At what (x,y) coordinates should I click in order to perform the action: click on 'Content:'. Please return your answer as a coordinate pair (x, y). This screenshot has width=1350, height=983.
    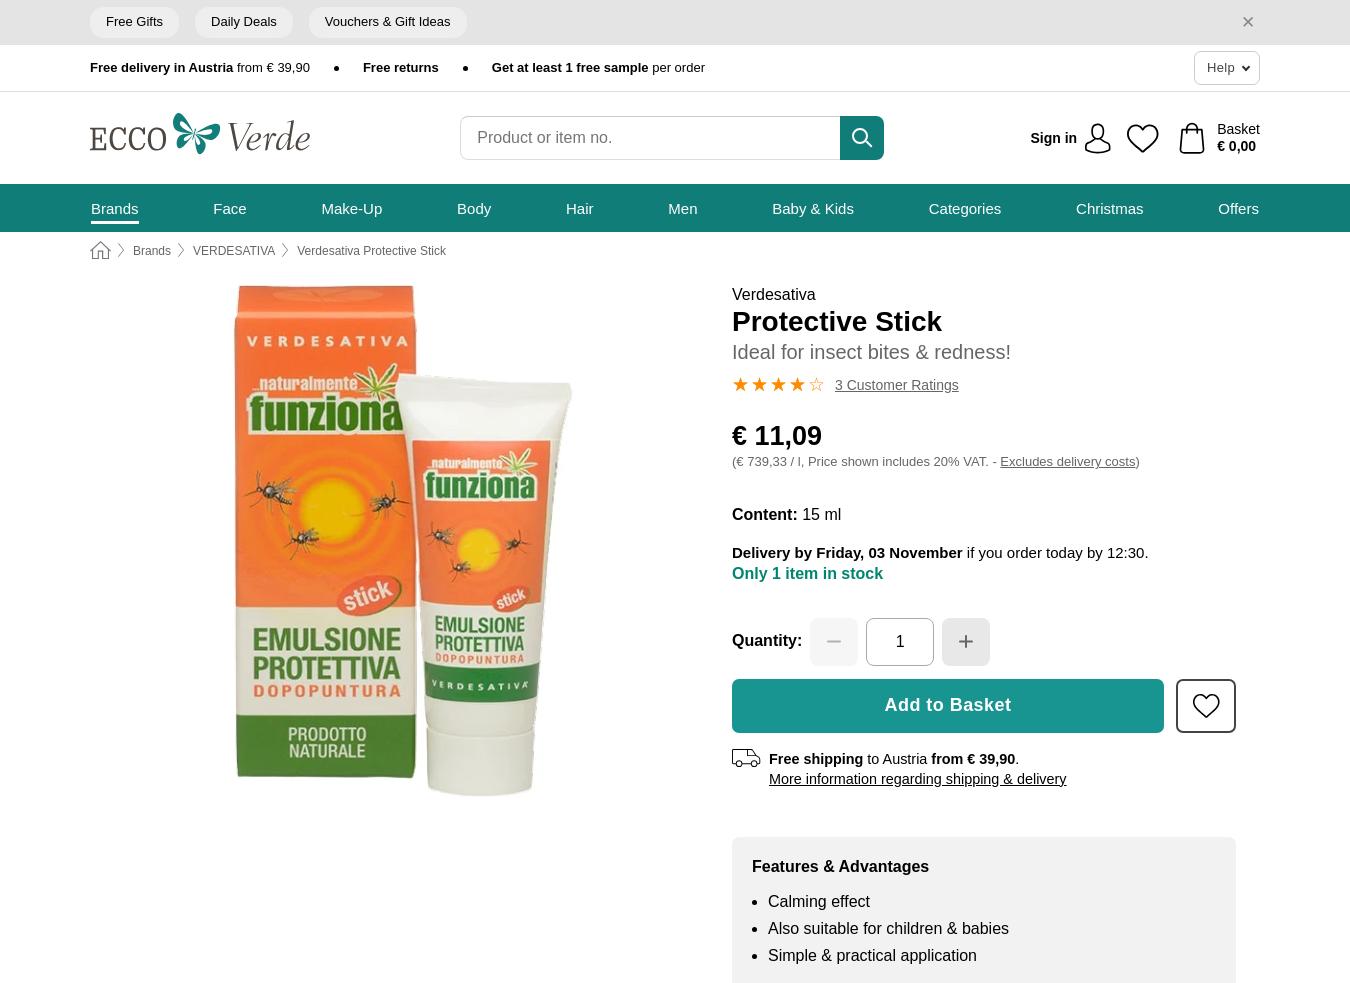
    Looking at the image, I should click on (763, 513).